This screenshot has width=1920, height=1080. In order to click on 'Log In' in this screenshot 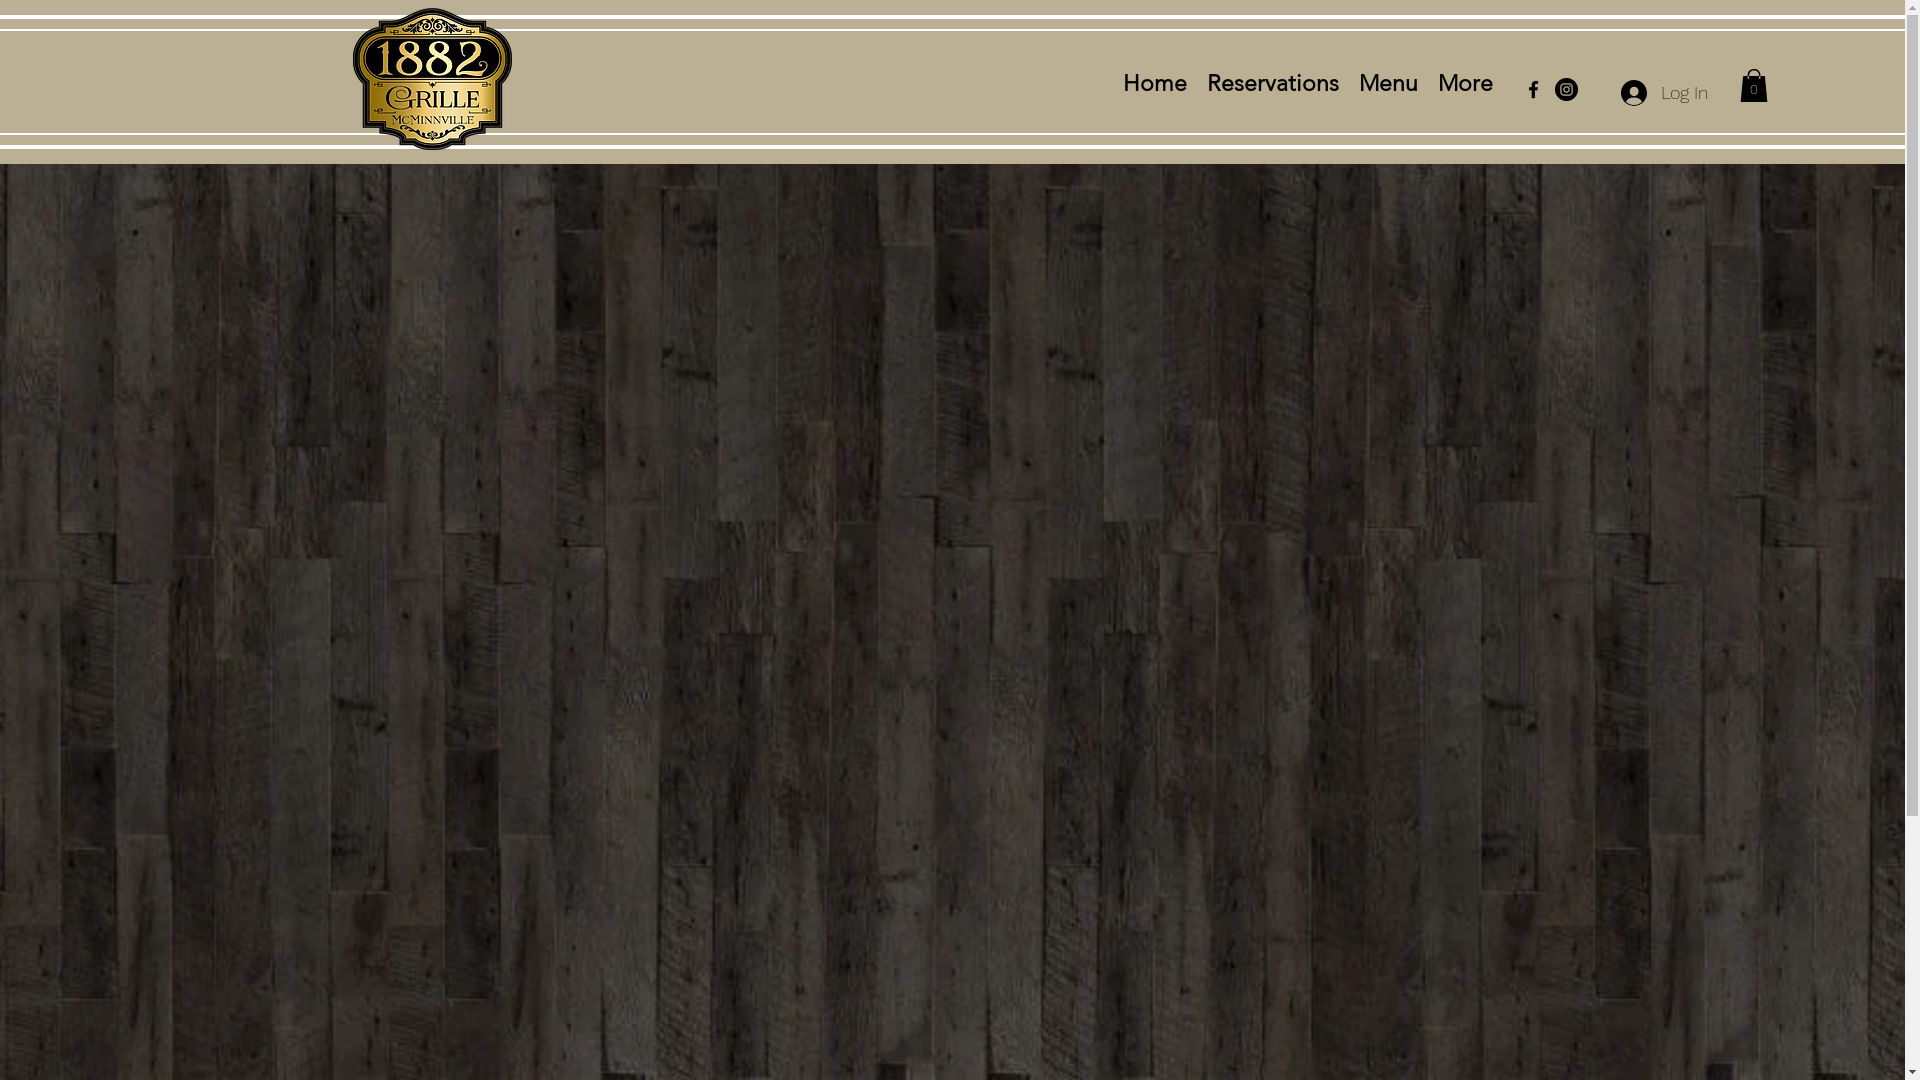, I will do `click(1664, 92)`.